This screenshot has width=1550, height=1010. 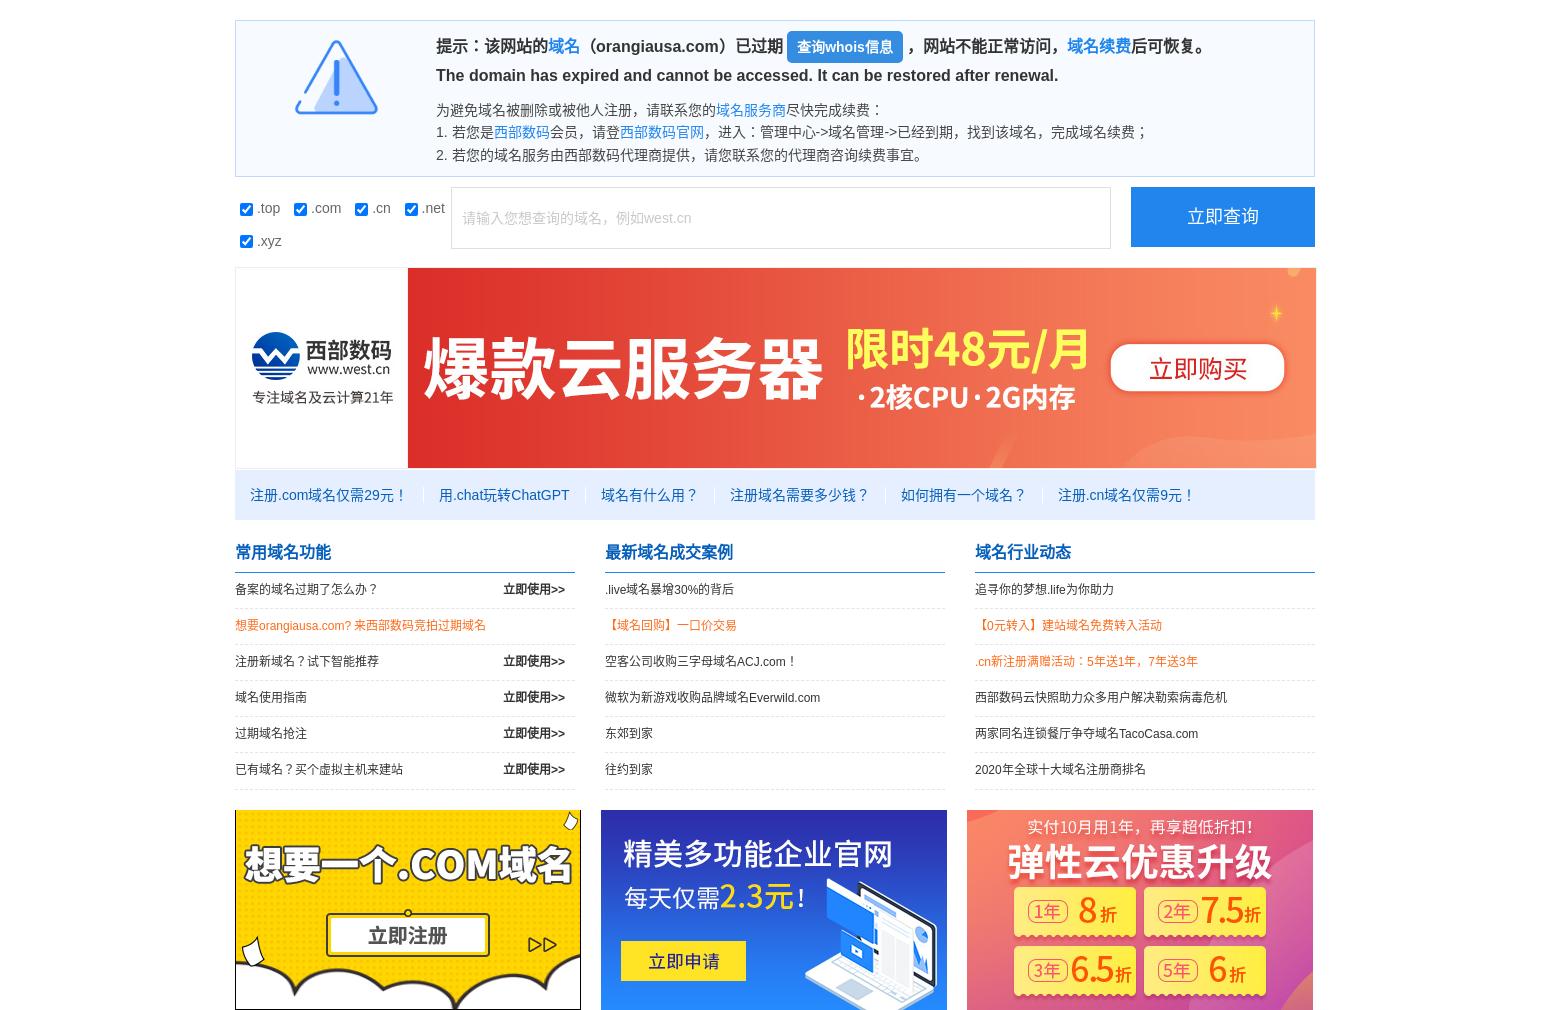 I want to click on 'The domain has expired and cannot be accessed. It can be restored after renewal.', so click(x=436, y=74).